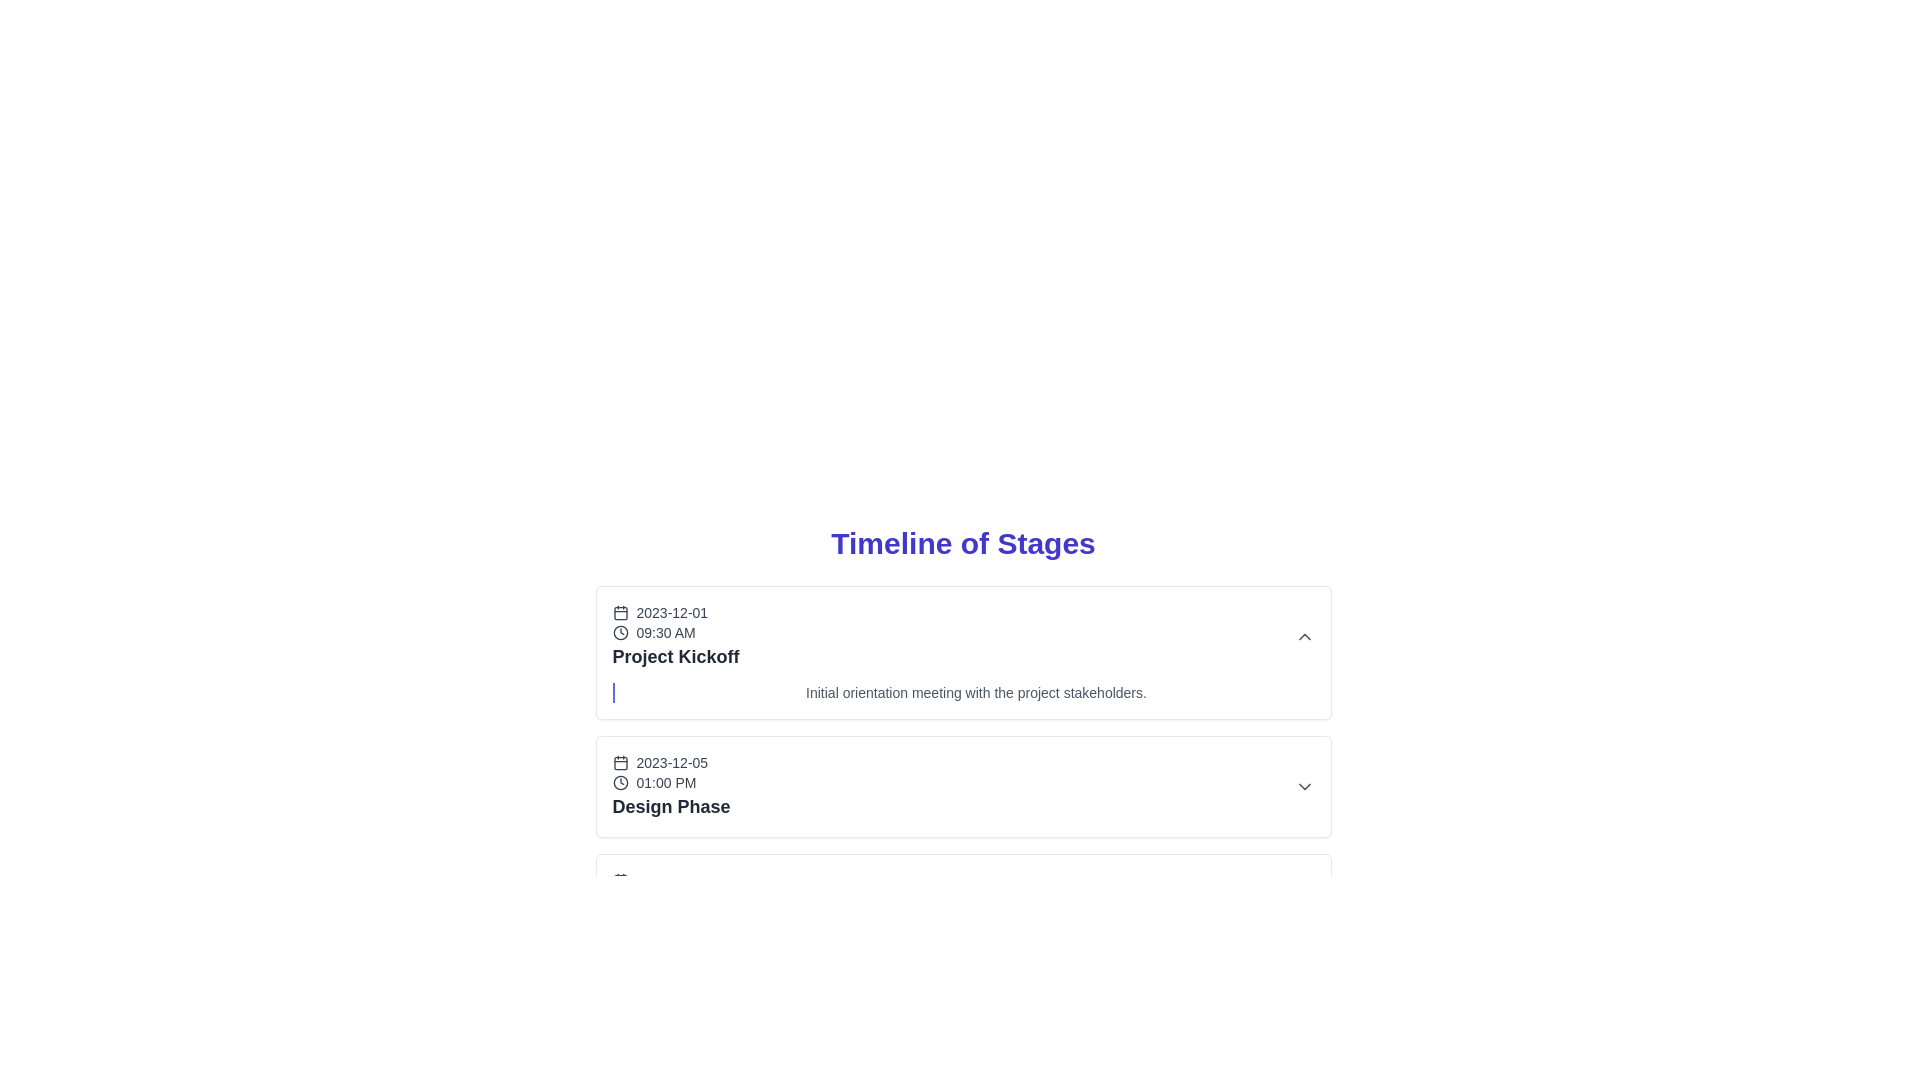  Describe the element at coordinates (976, 692) in the screenshot. I see `the Text label that provides information about the 'Project Kickoff' phase in the timeline, located beneath the title and time information, aligned to the left margin` at that location.